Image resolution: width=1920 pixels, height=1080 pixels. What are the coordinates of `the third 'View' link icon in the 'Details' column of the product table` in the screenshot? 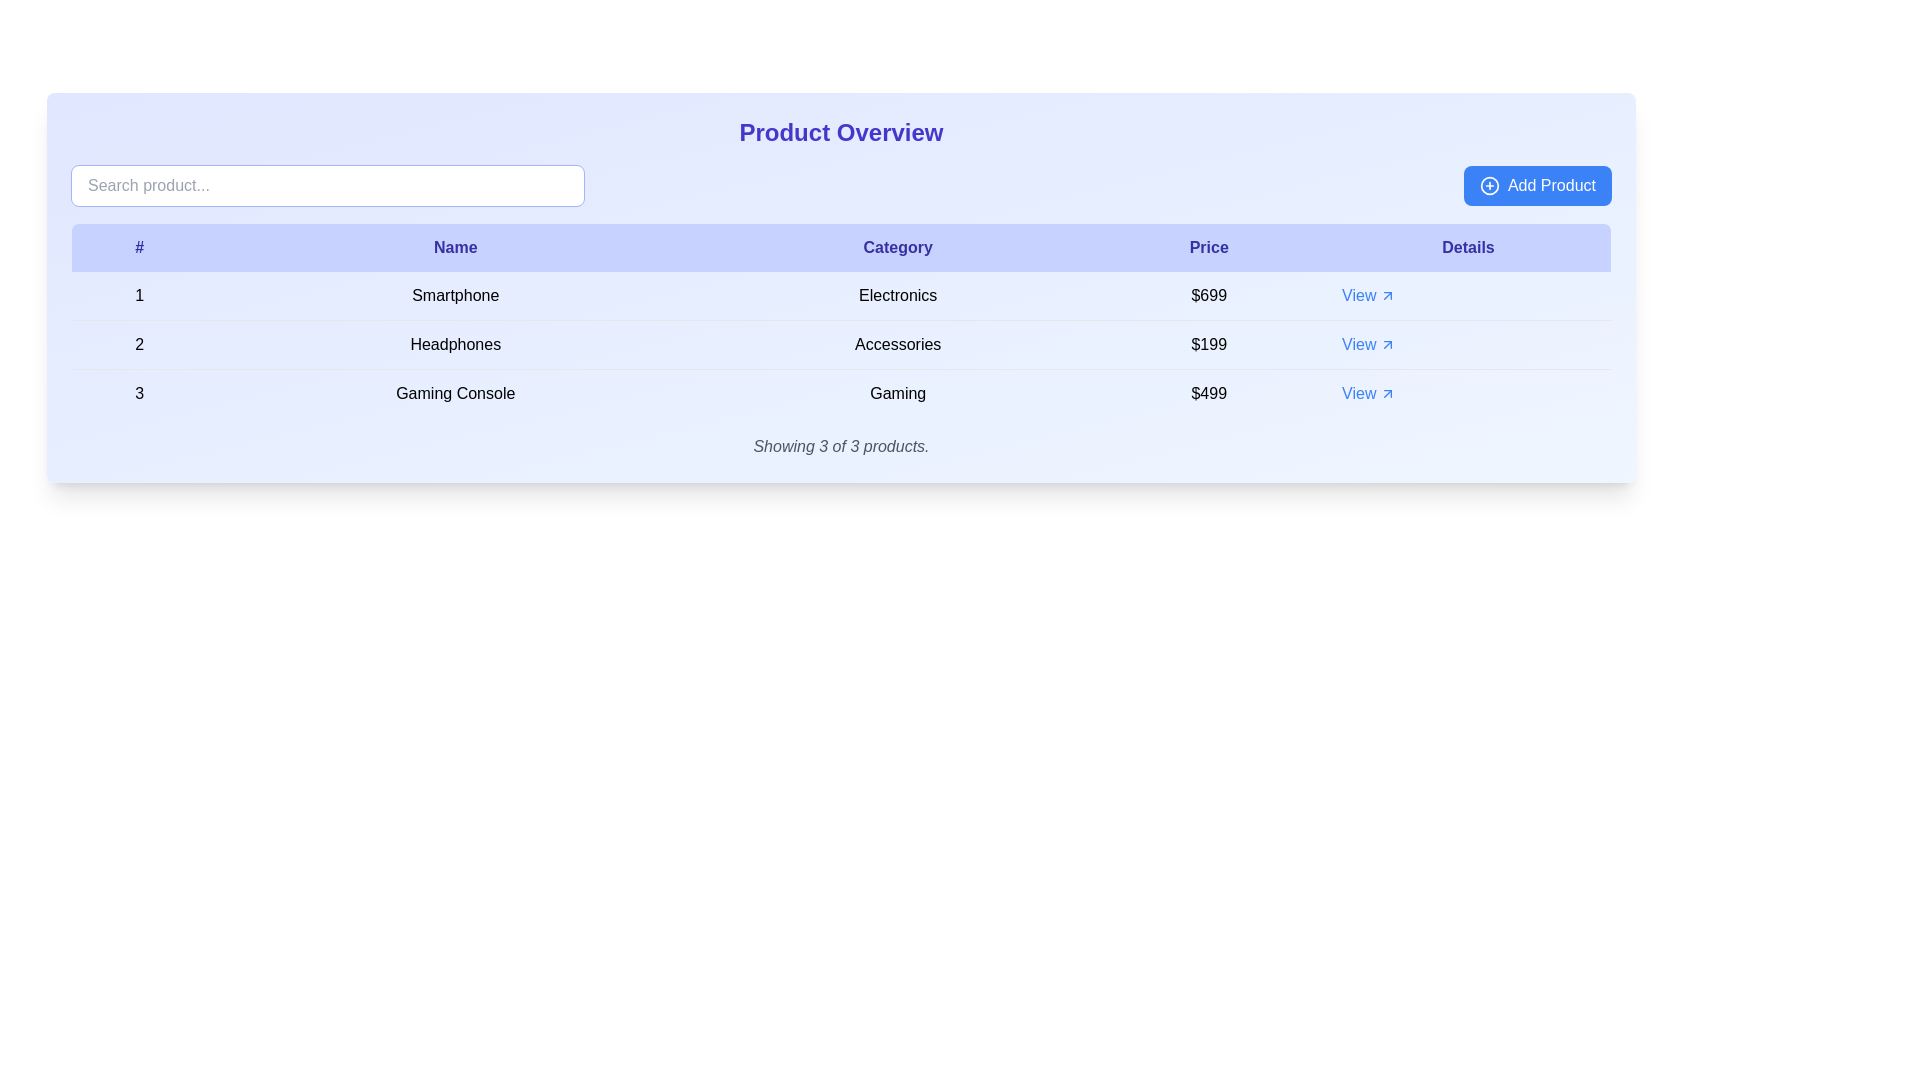 It's located at (1386, 393).